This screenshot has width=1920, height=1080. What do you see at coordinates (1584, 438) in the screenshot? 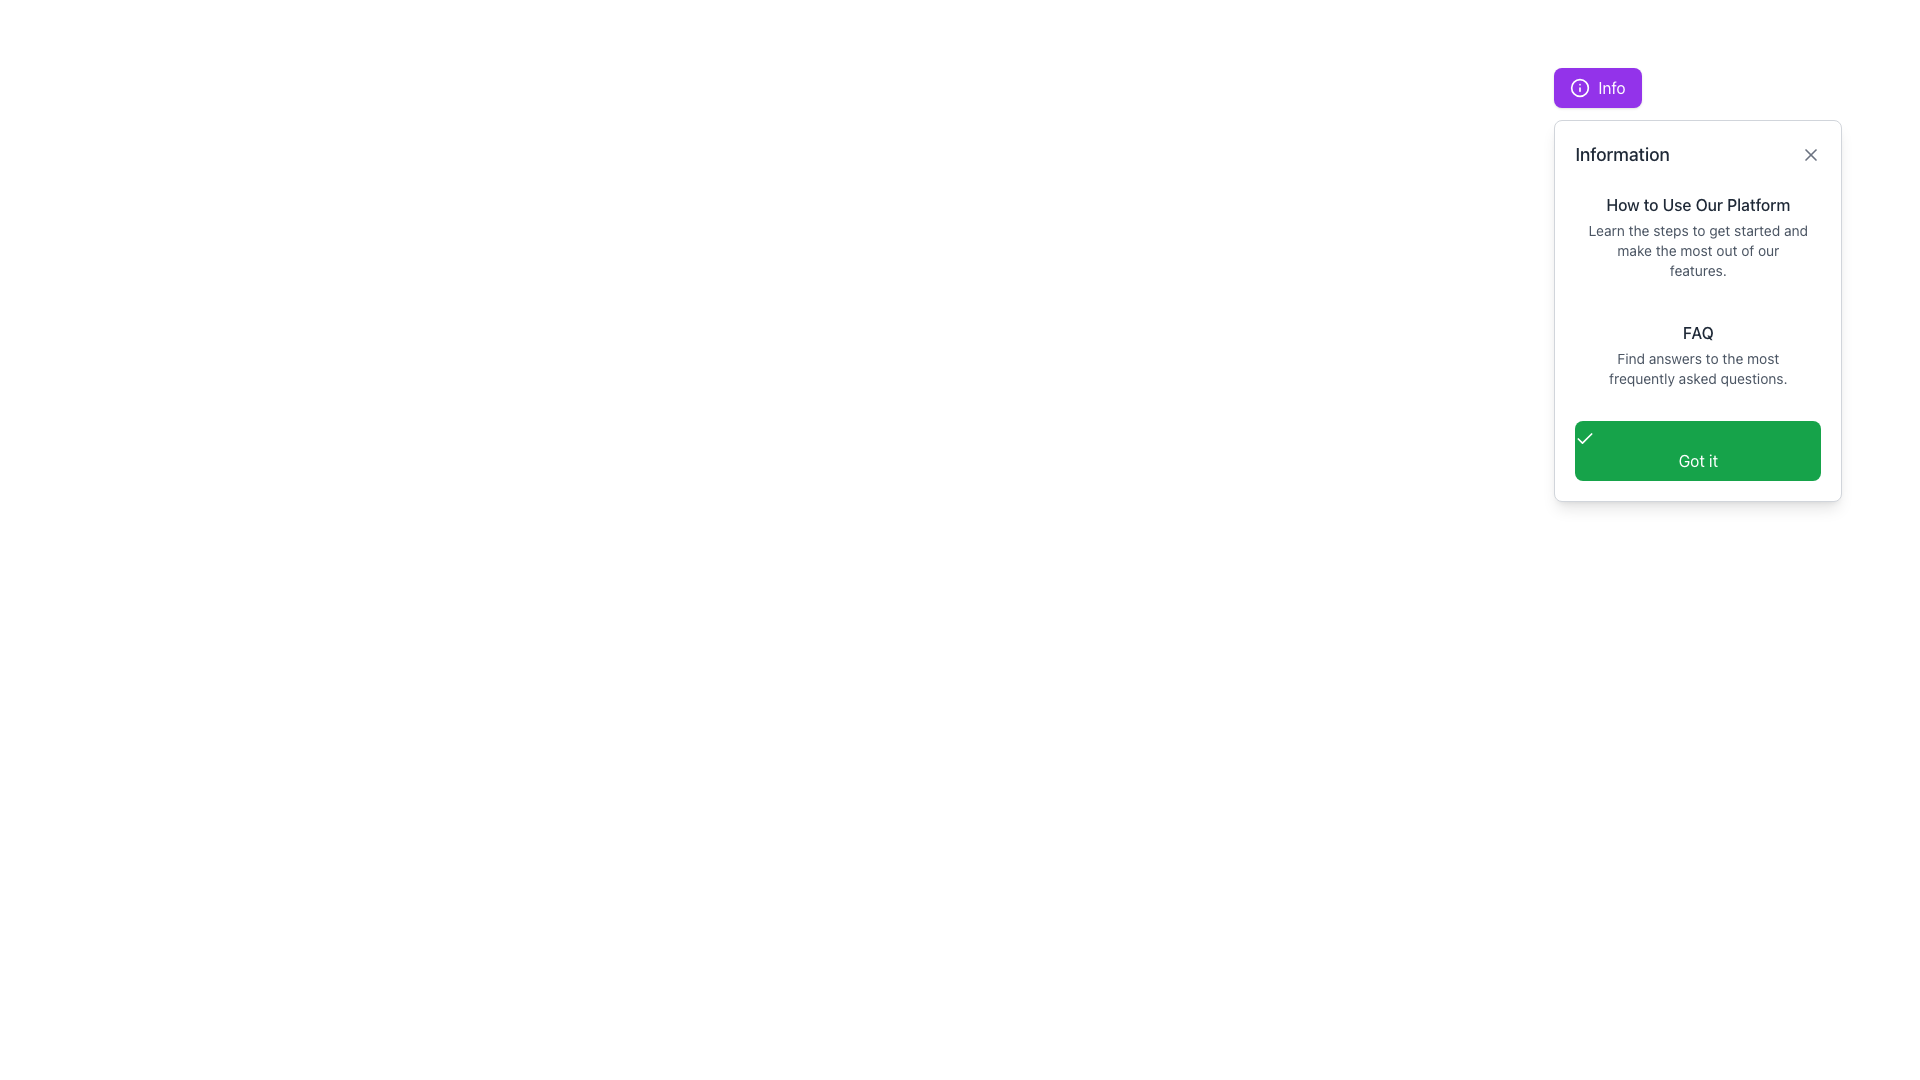
I see `the small checkmark icon with a green stroke color, located to the left of the 'Got it' button at the bottom of the card element` at bounding box center [1584, 438].